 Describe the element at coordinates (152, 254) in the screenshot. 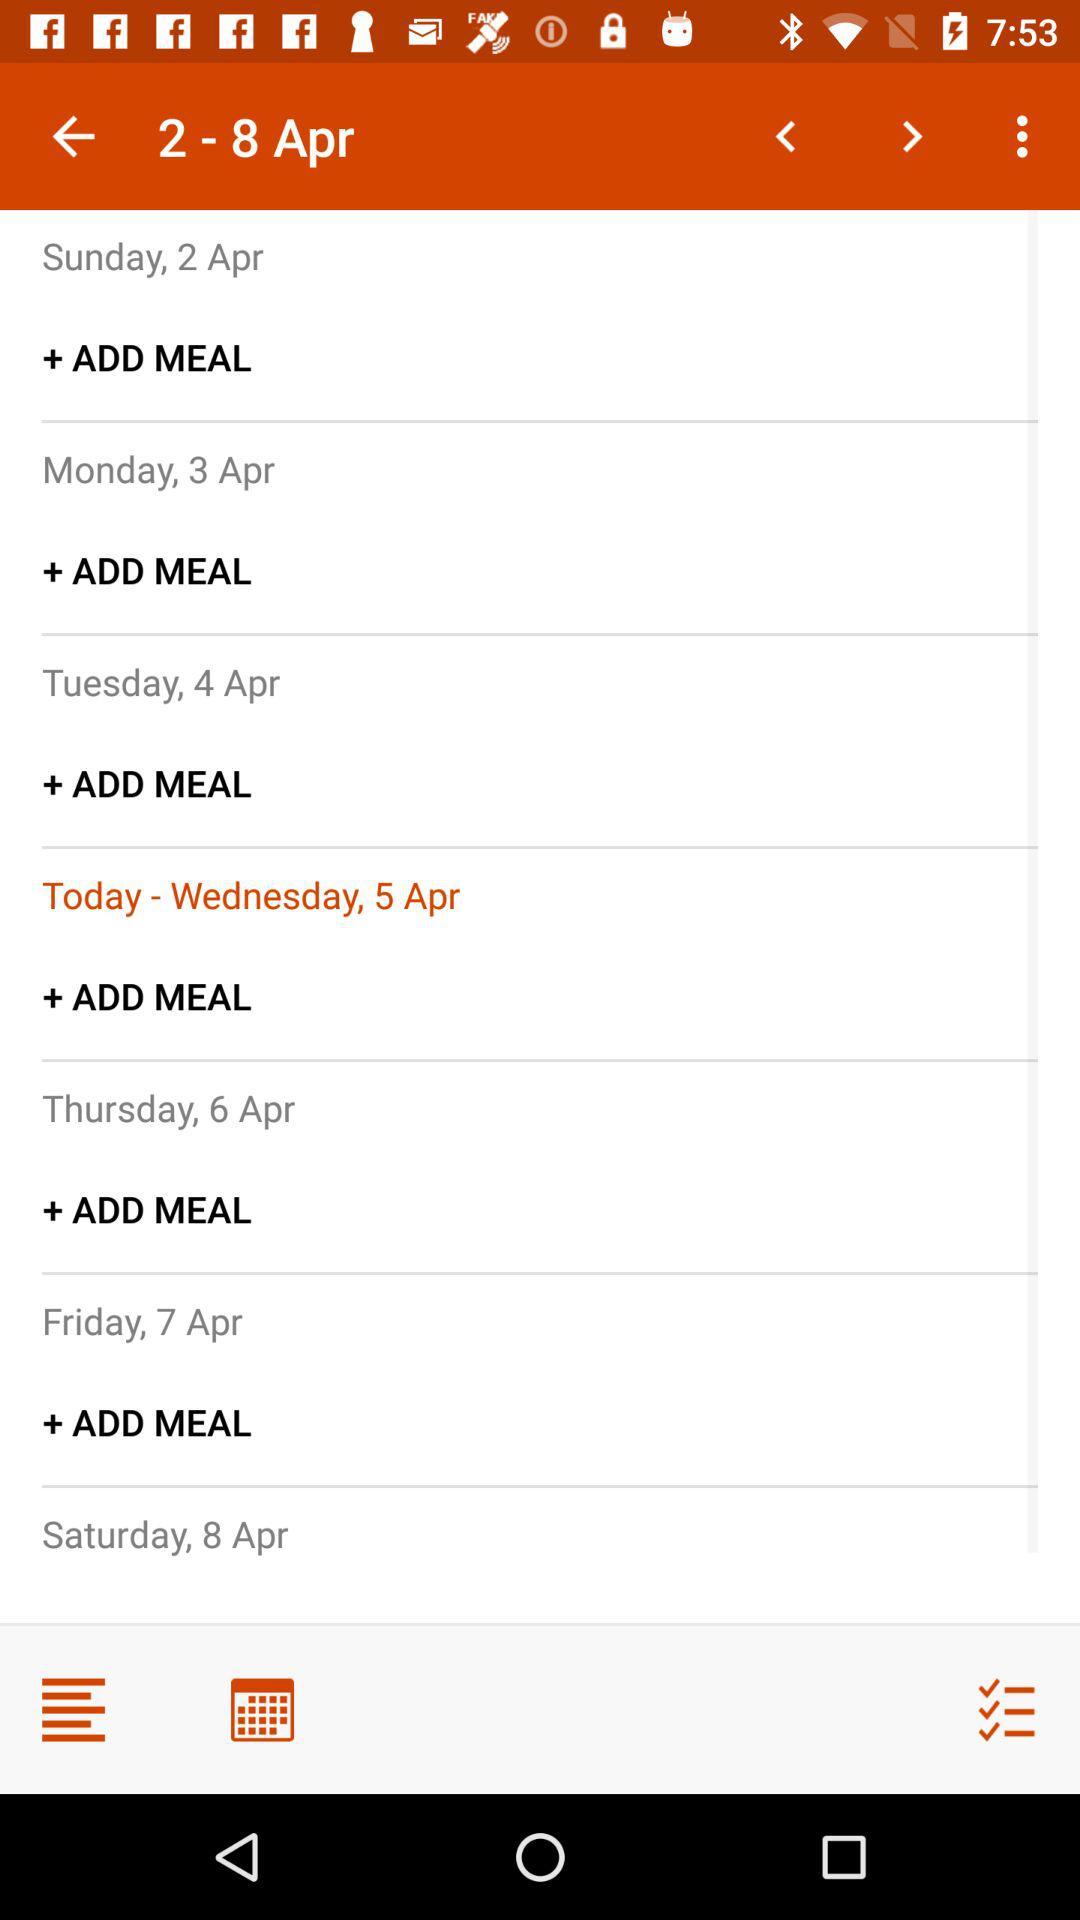

I see `item above + add meal` at that location.